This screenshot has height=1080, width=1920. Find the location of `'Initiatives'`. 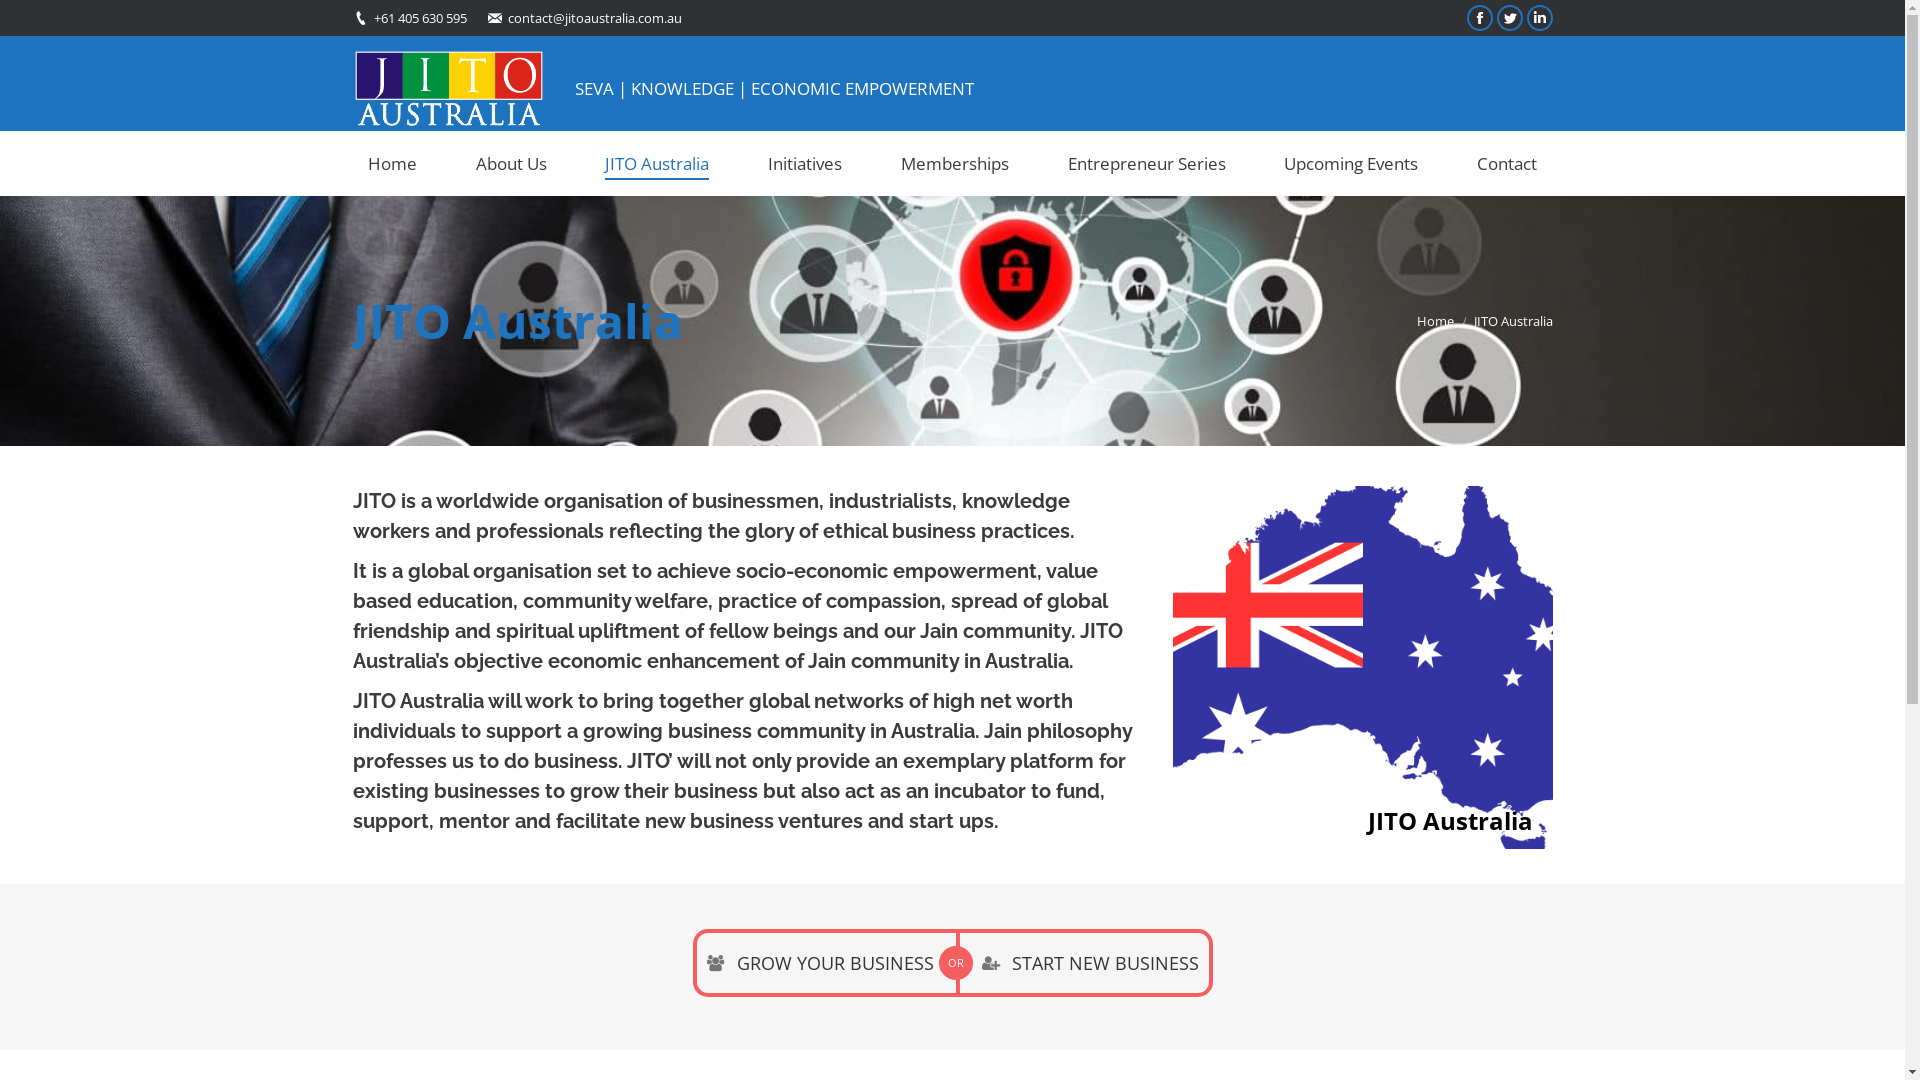

'Initiatives' is located at coordinates (805, 162).